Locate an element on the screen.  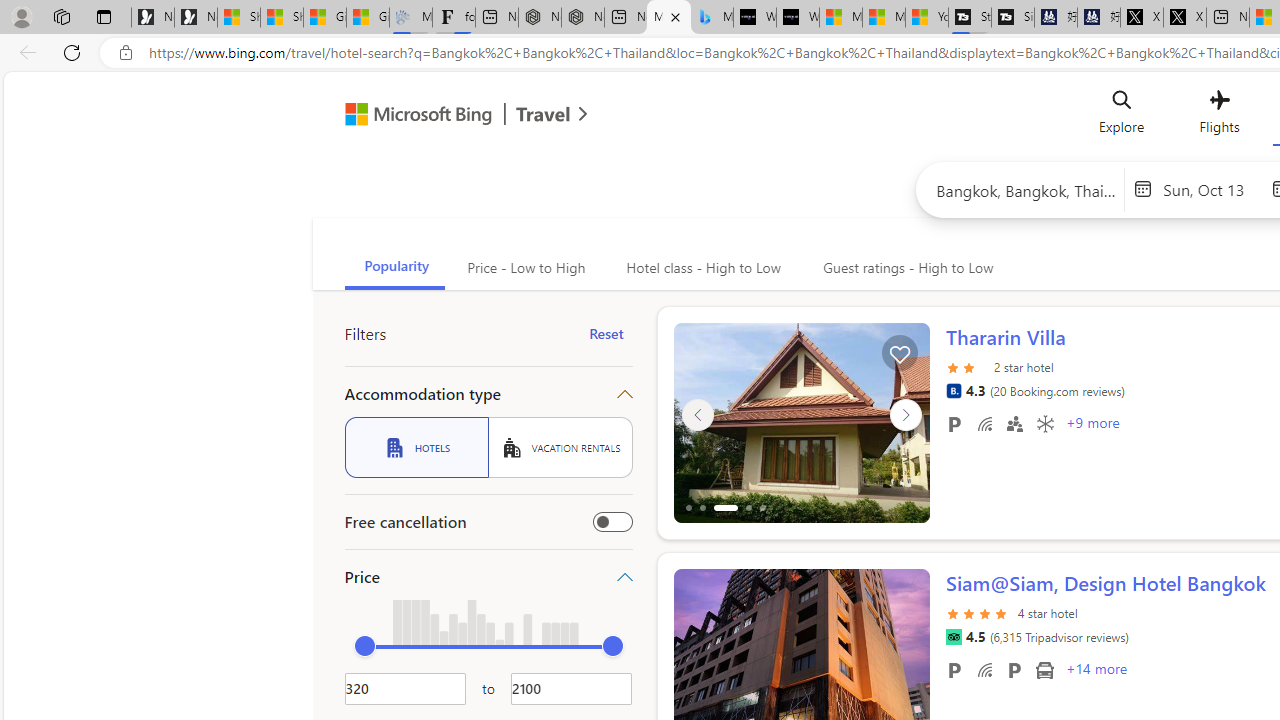
'Explore' is located at coordinates (1121, 117).